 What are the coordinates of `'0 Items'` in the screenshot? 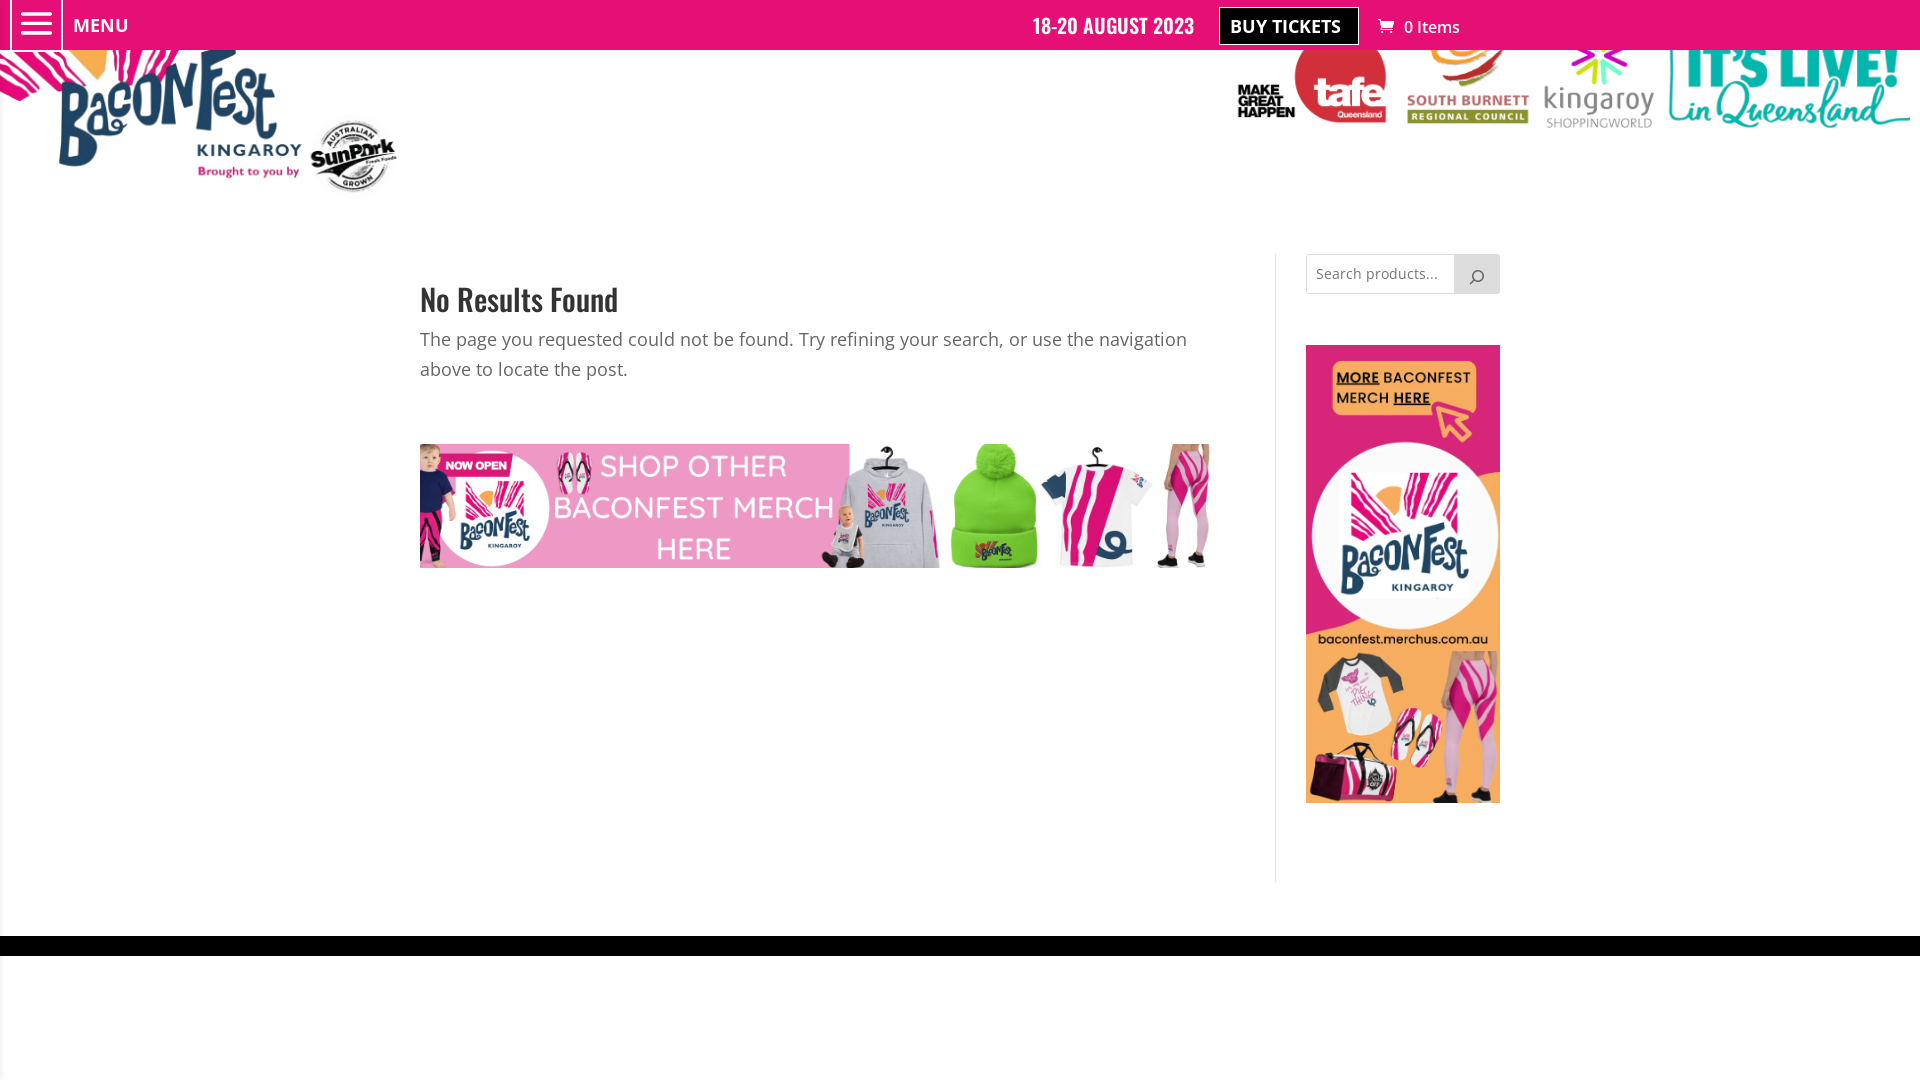 It's located at (1372, 27).